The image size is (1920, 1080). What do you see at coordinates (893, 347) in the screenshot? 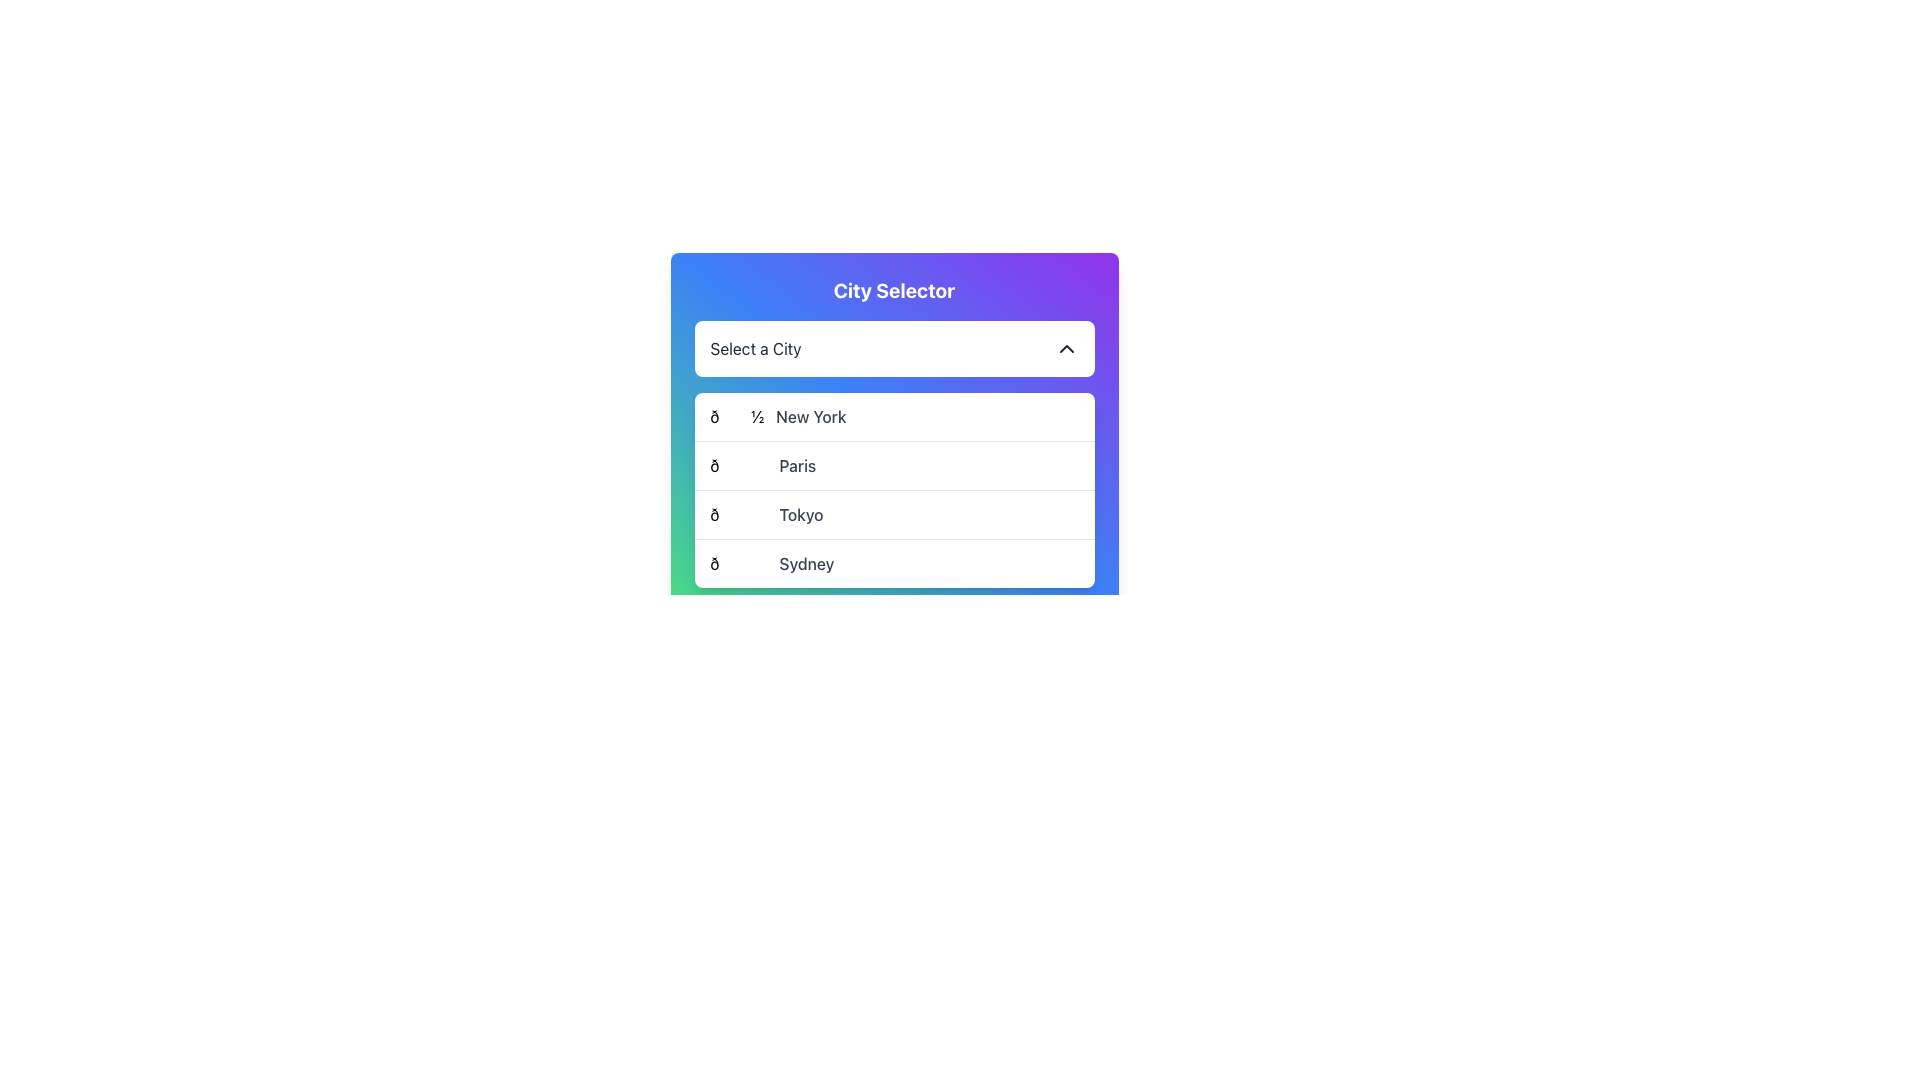
I see `the dropdown trigger labeled 'Select a City'` at bounding box center [893, 347].